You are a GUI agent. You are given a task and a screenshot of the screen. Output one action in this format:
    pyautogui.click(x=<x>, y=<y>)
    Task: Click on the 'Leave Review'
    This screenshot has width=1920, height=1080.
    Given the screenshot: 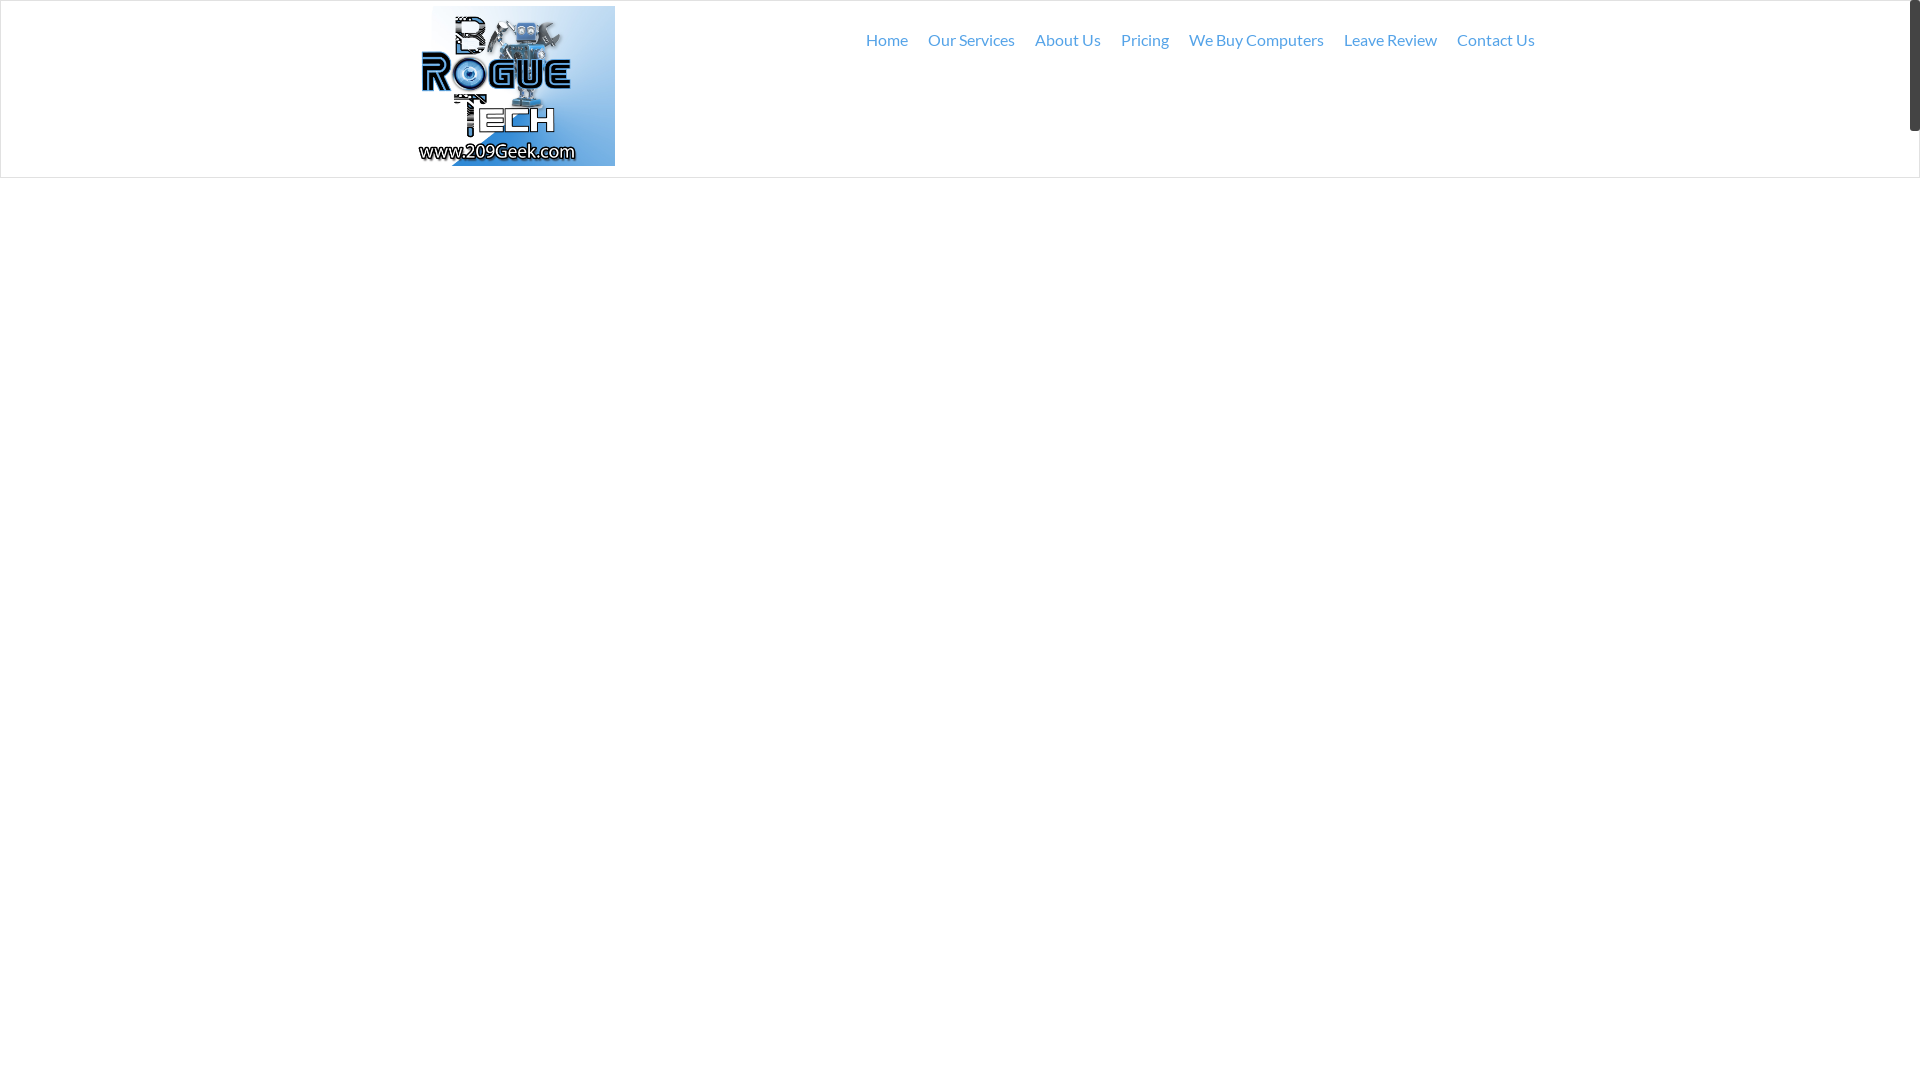 What is the action you would take?
    pyautogui.click(x=1334, y=39)
    